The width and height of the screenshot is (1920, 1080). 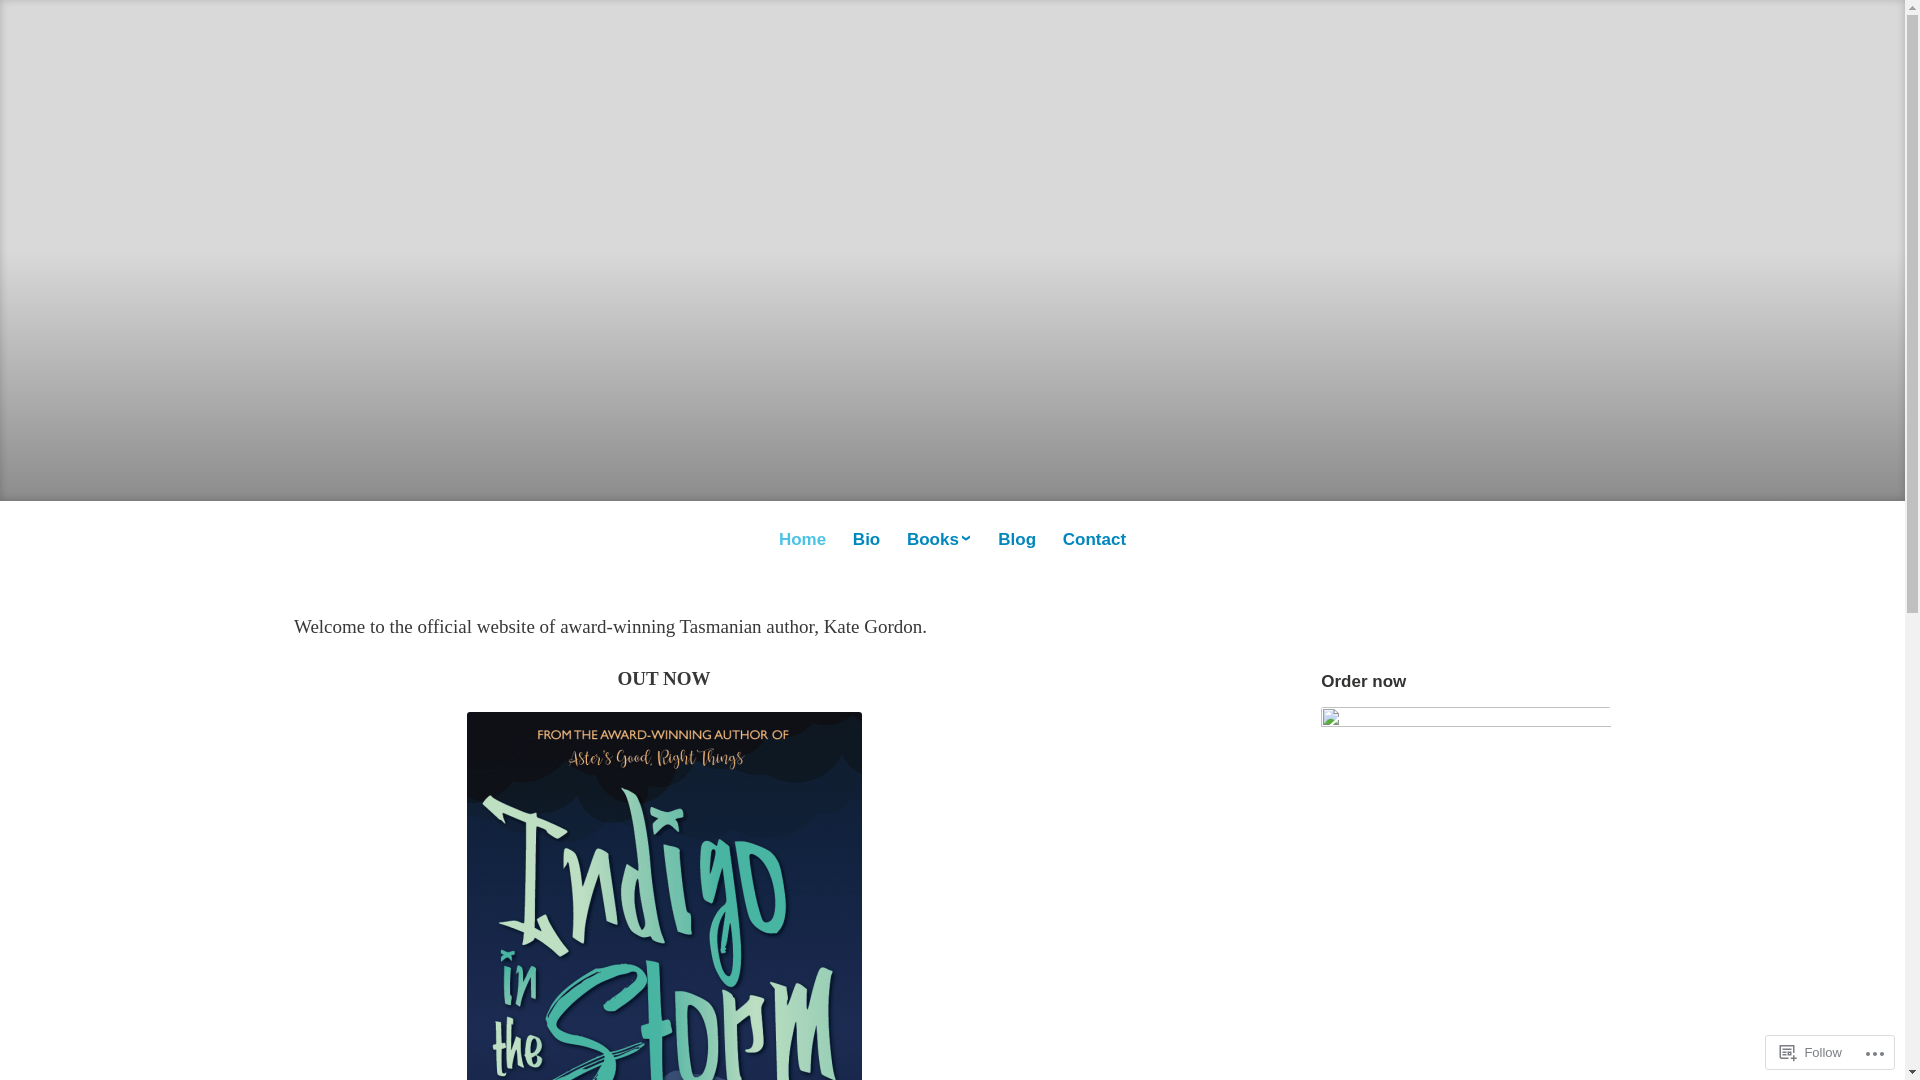 I want to click on 'Home', so click(x=801, y=540).